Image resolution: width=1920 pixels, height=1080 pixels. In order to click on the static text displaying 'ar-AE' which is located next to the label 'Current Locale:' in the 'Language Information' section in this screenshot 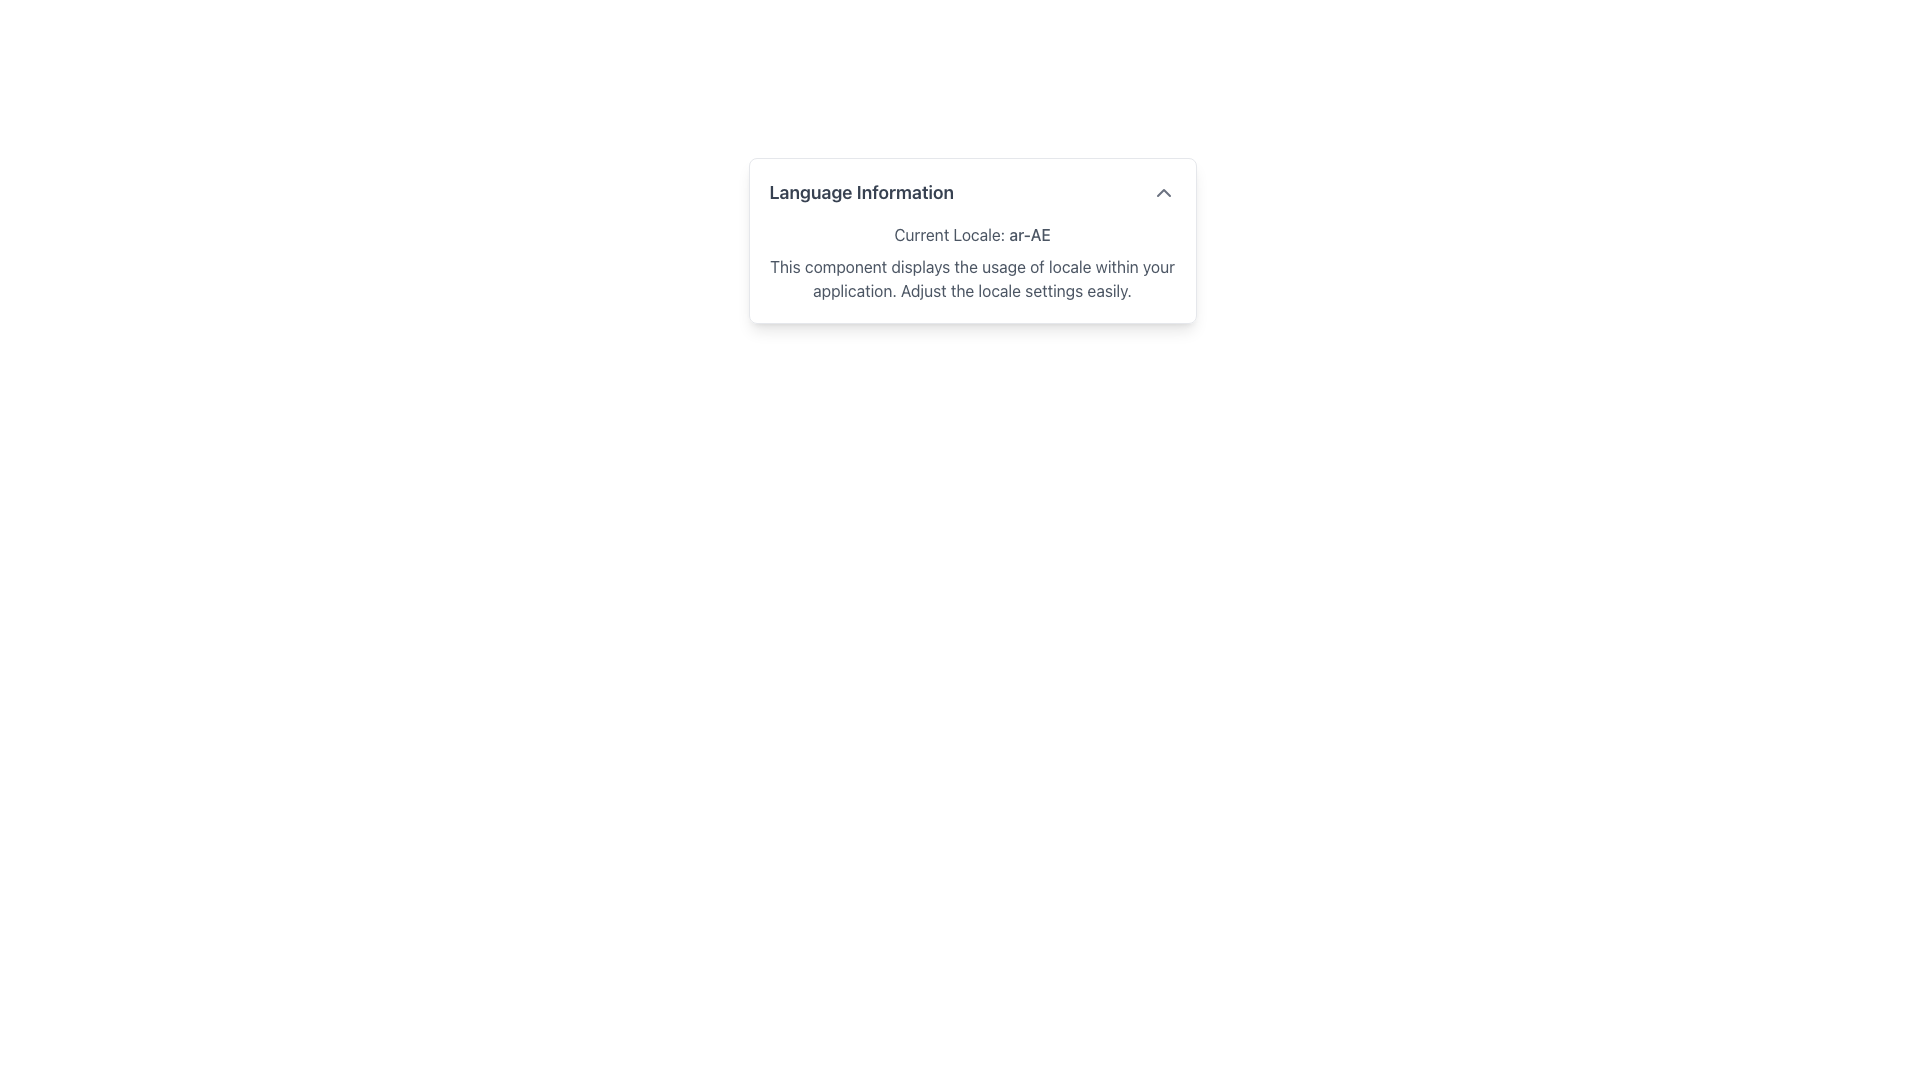, I will do `click(1030, 234)`.